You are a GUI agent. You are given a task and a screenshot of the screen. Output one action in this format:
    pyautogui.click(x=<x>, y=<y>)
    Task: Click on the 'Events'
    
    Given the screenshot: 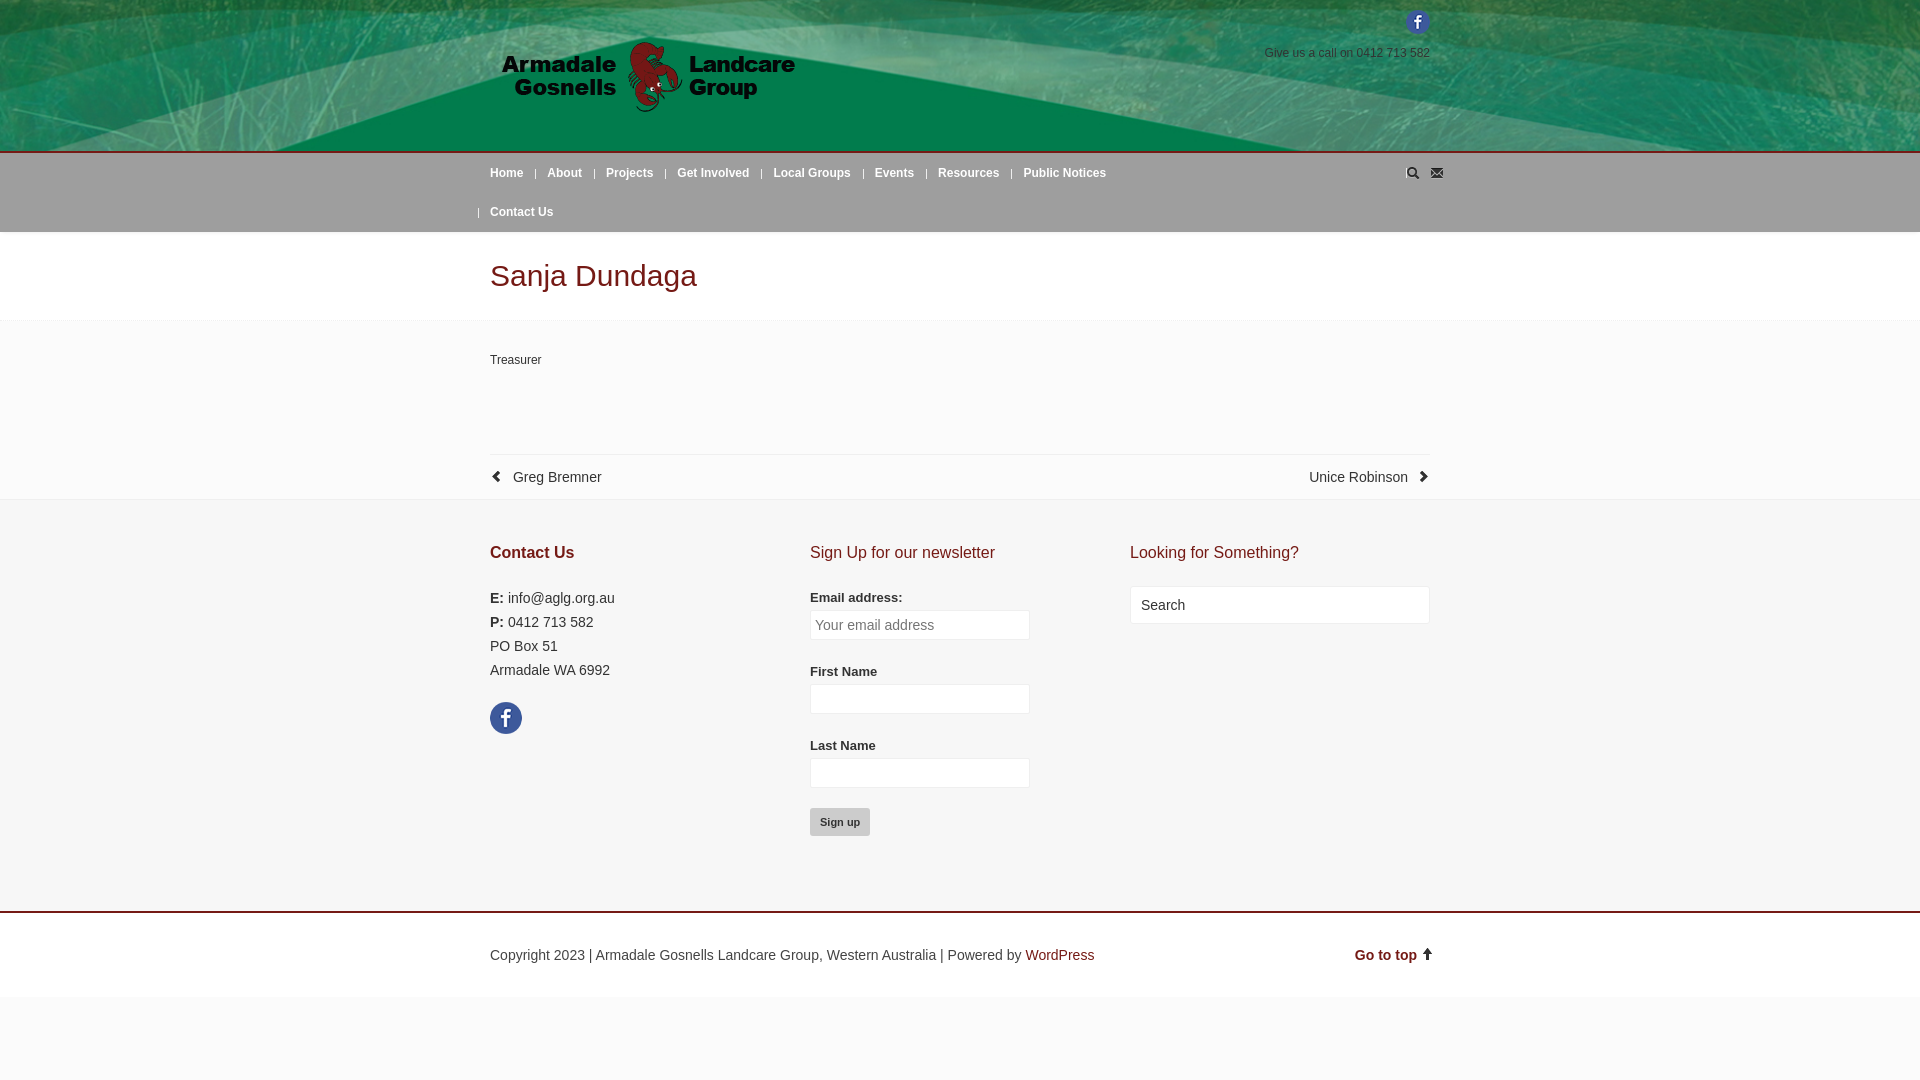 What is the action you would take?
    pyautogui.click(x=893, y=172)
    